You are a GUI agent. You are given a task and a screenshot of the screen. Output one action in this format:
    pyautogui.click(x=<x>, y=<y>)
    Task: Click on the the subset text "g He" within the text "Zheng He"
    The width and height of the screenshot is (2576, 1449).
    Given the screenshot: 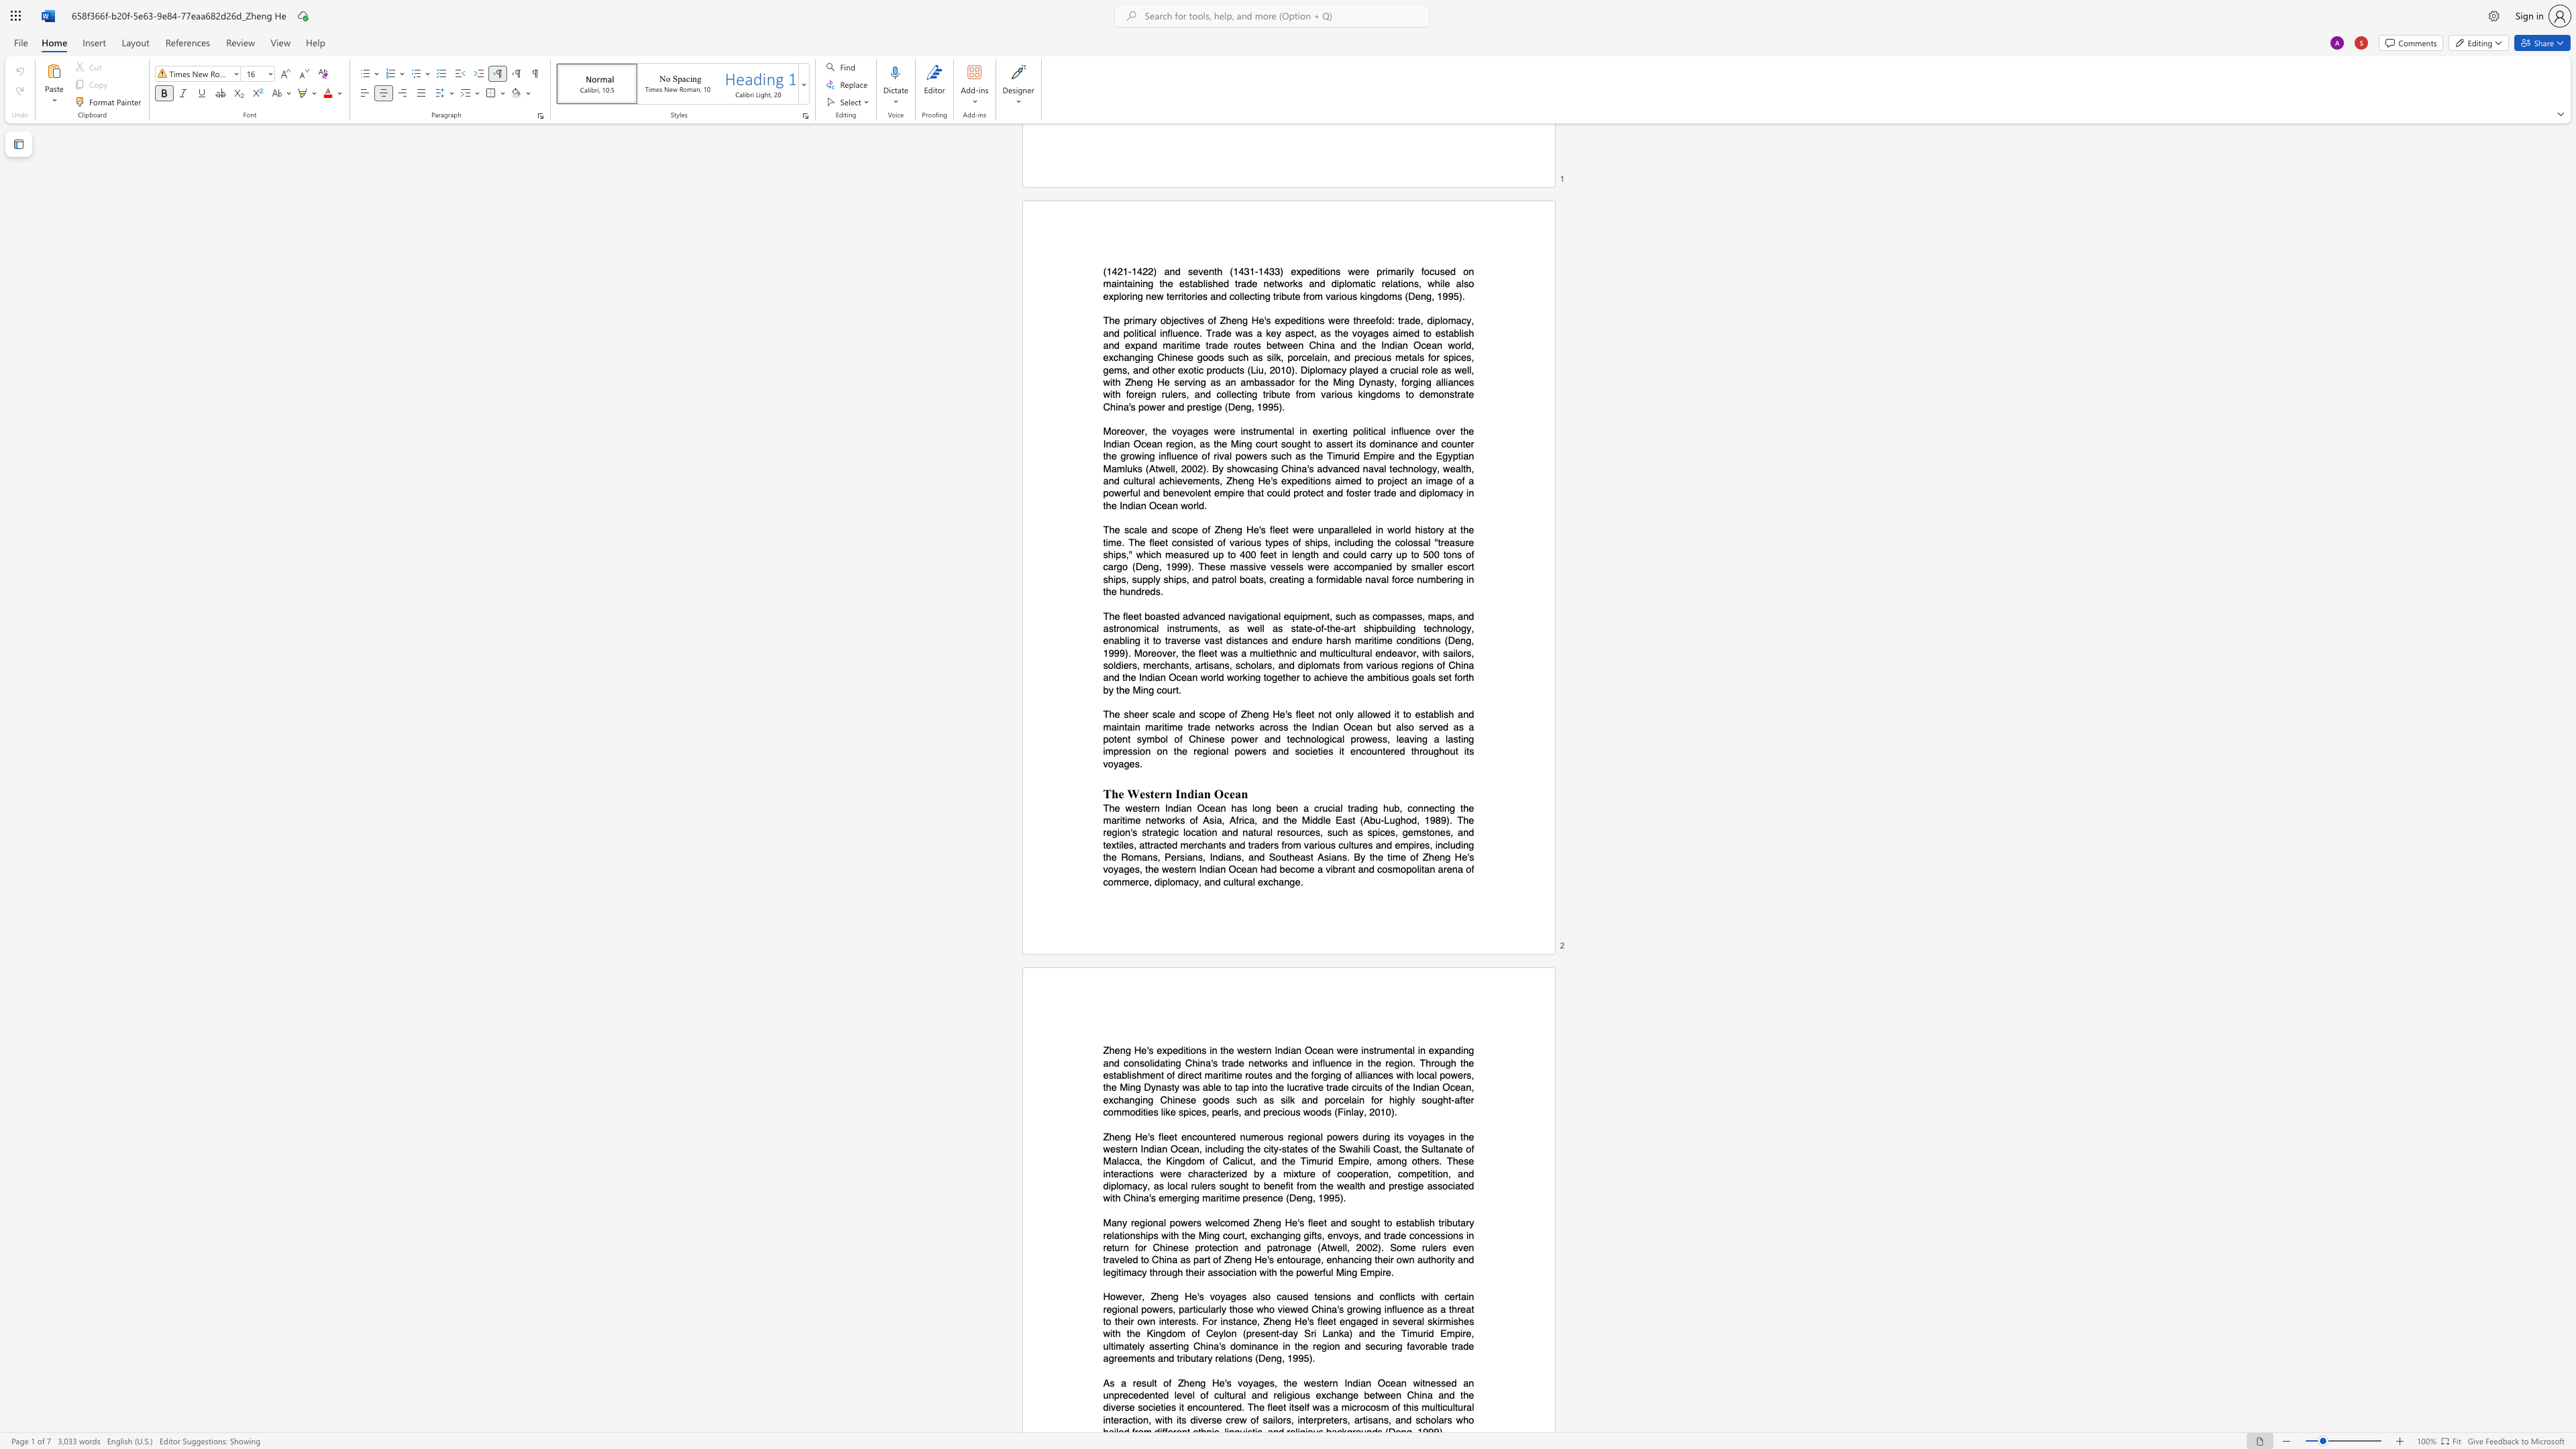 What is the action you would take?
    pyautogui.click(x=1126, y=1050)
    